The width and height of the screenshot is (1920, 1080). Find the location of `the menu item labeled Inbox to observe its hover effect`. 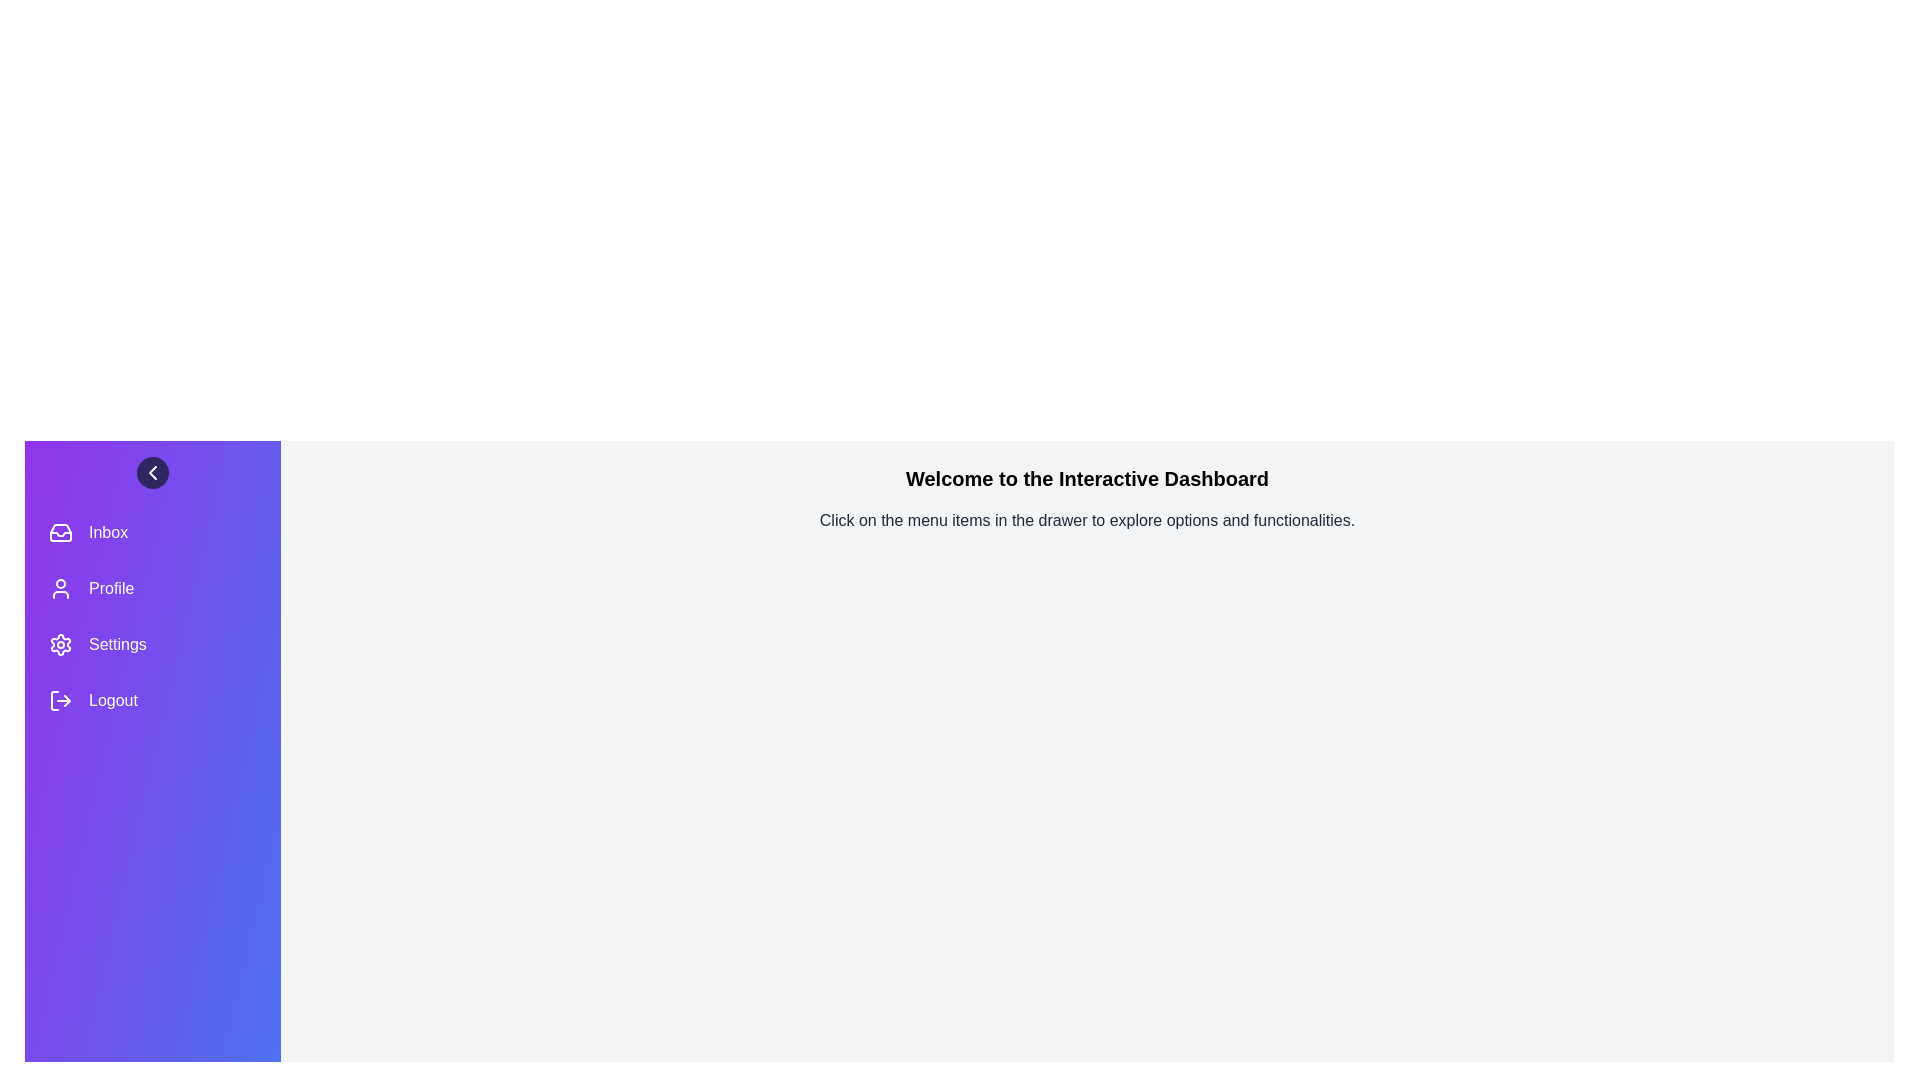

the menu item labeled Inbox to observe its hover effect is located at coordinates (152, 531).